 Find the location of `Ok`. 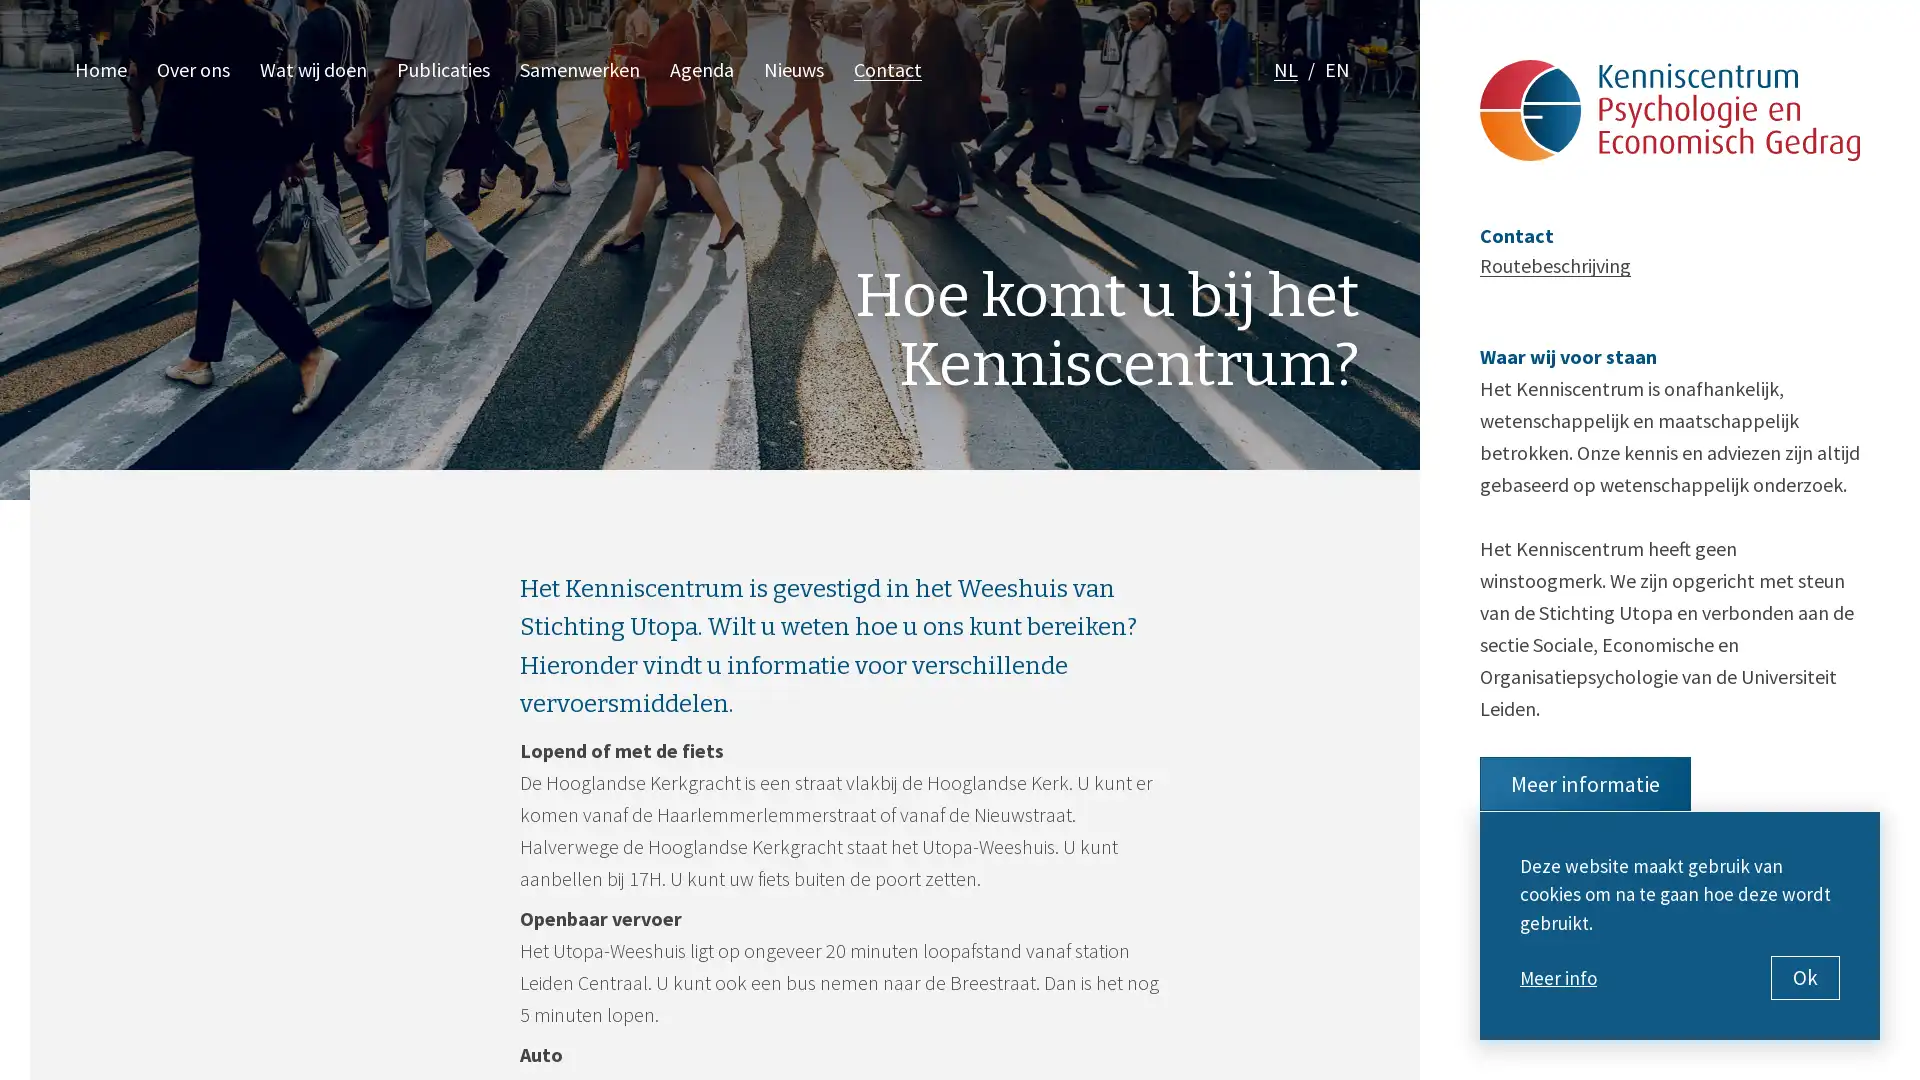

Ok is located at coordinates (1805, 977).